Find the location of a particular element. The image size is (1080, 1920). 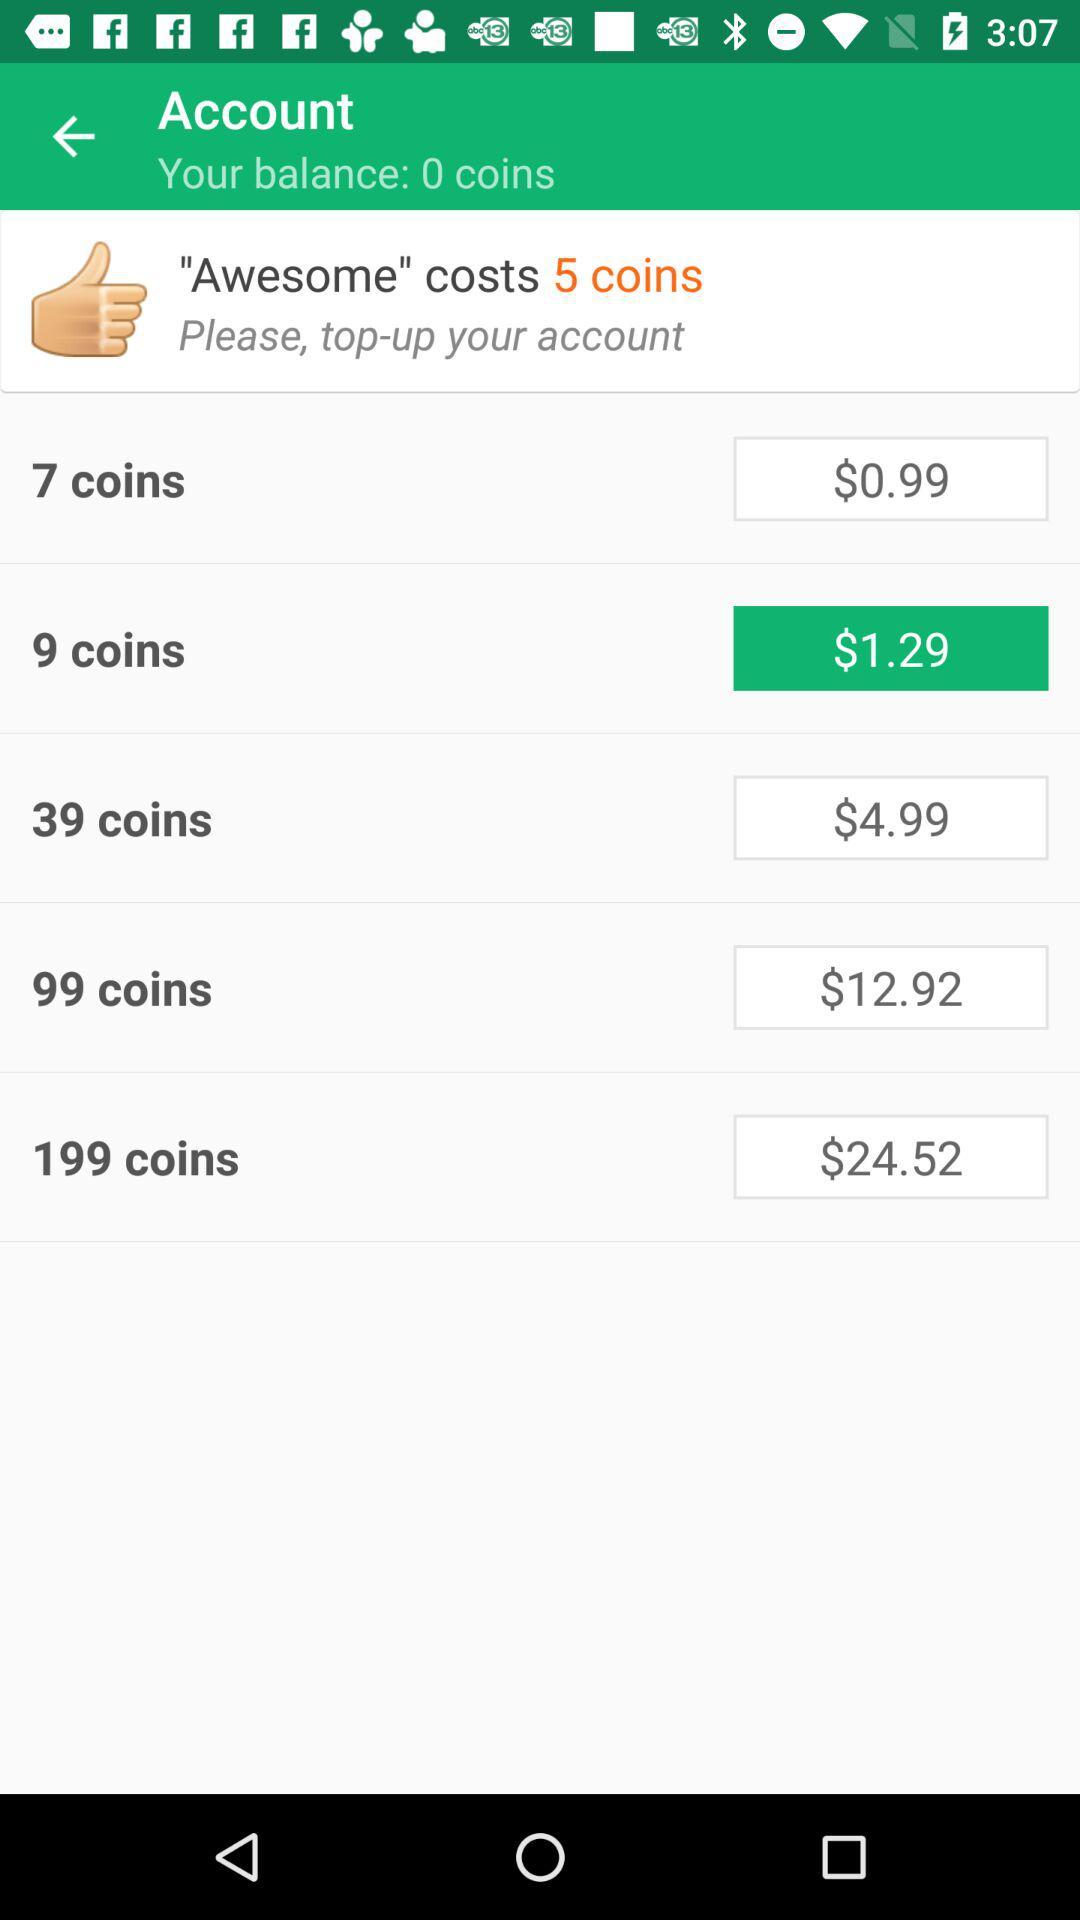

the item next to the $4.99 is located at coordinates (382, 817).